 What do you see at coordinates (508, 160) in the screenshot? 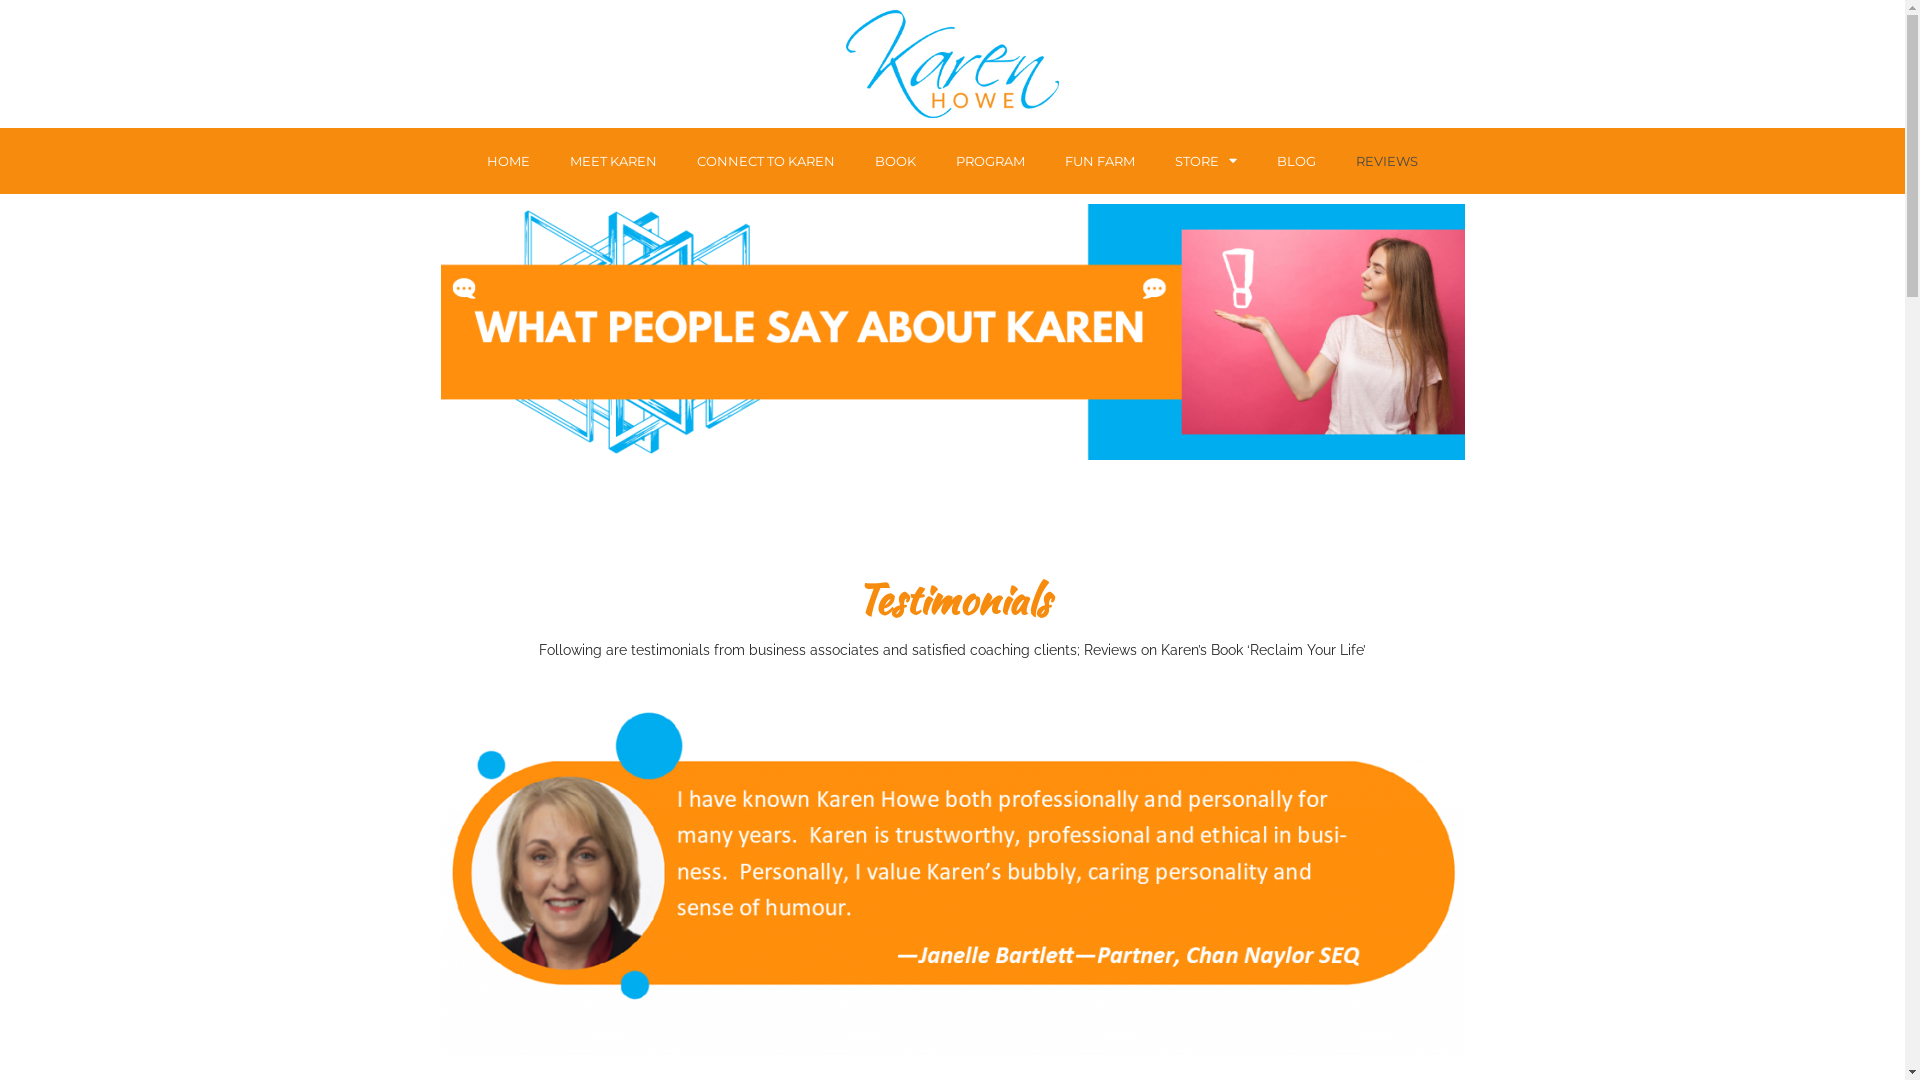
I see `'HOME'` at bounding box center [508, 160].